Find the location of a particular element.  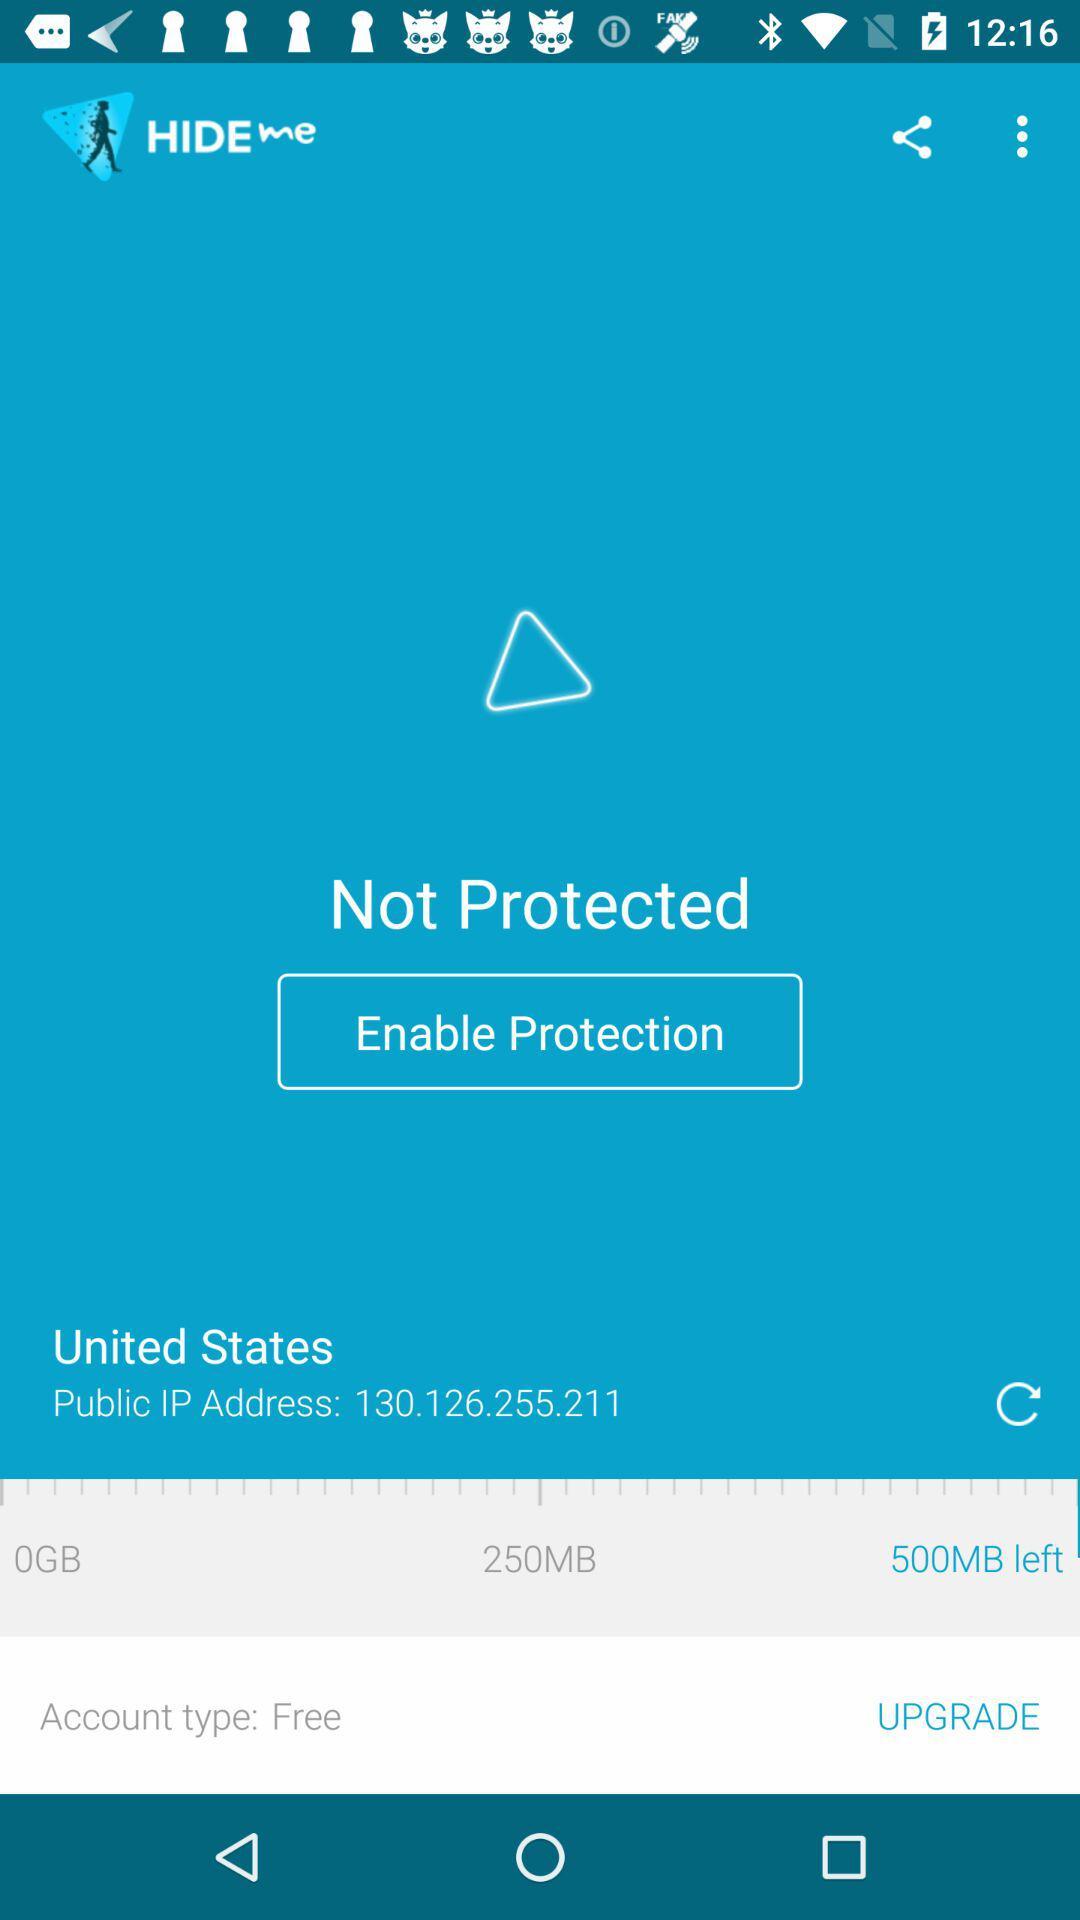

refresh the app is located at coordinates (1018, 1402).